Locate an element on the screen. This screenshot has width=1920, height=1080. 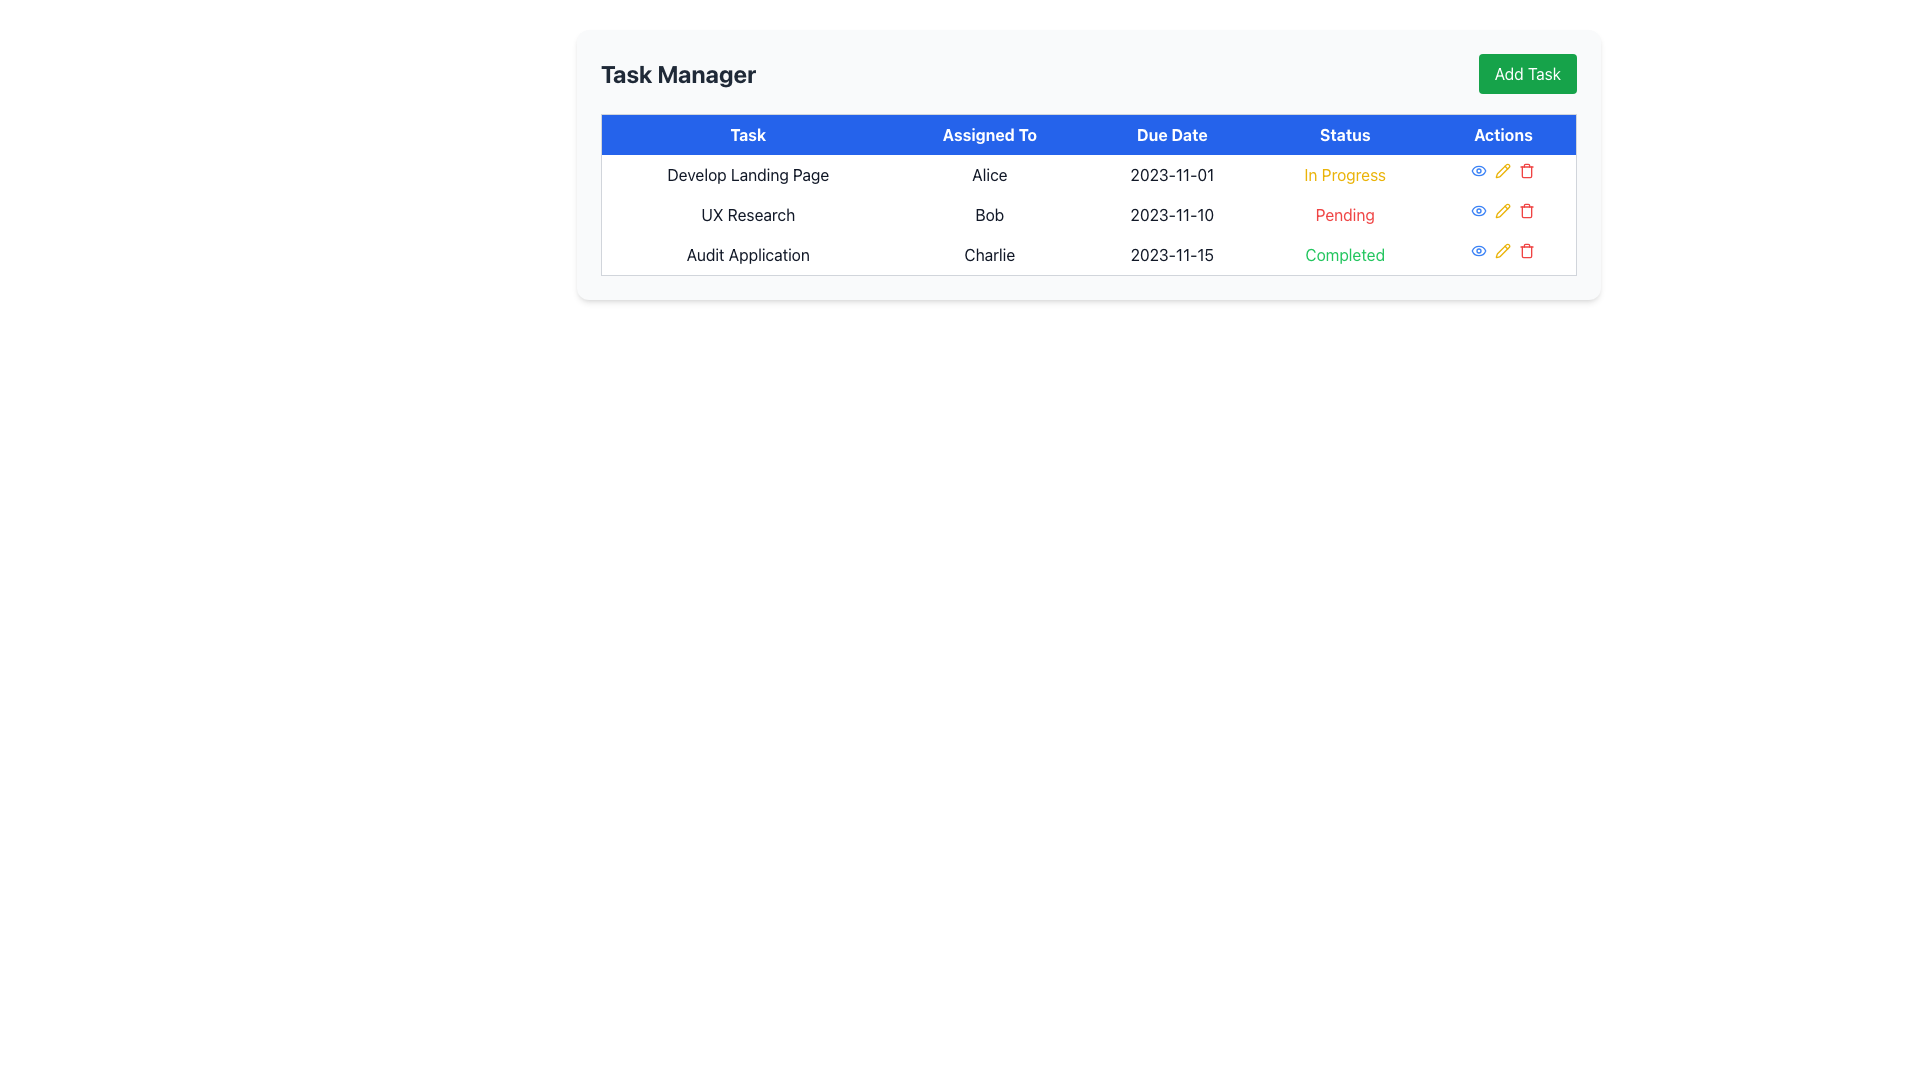
the eye-shaped icon in the Actions column of the first row in the table is located at coordinates (1479, 211).